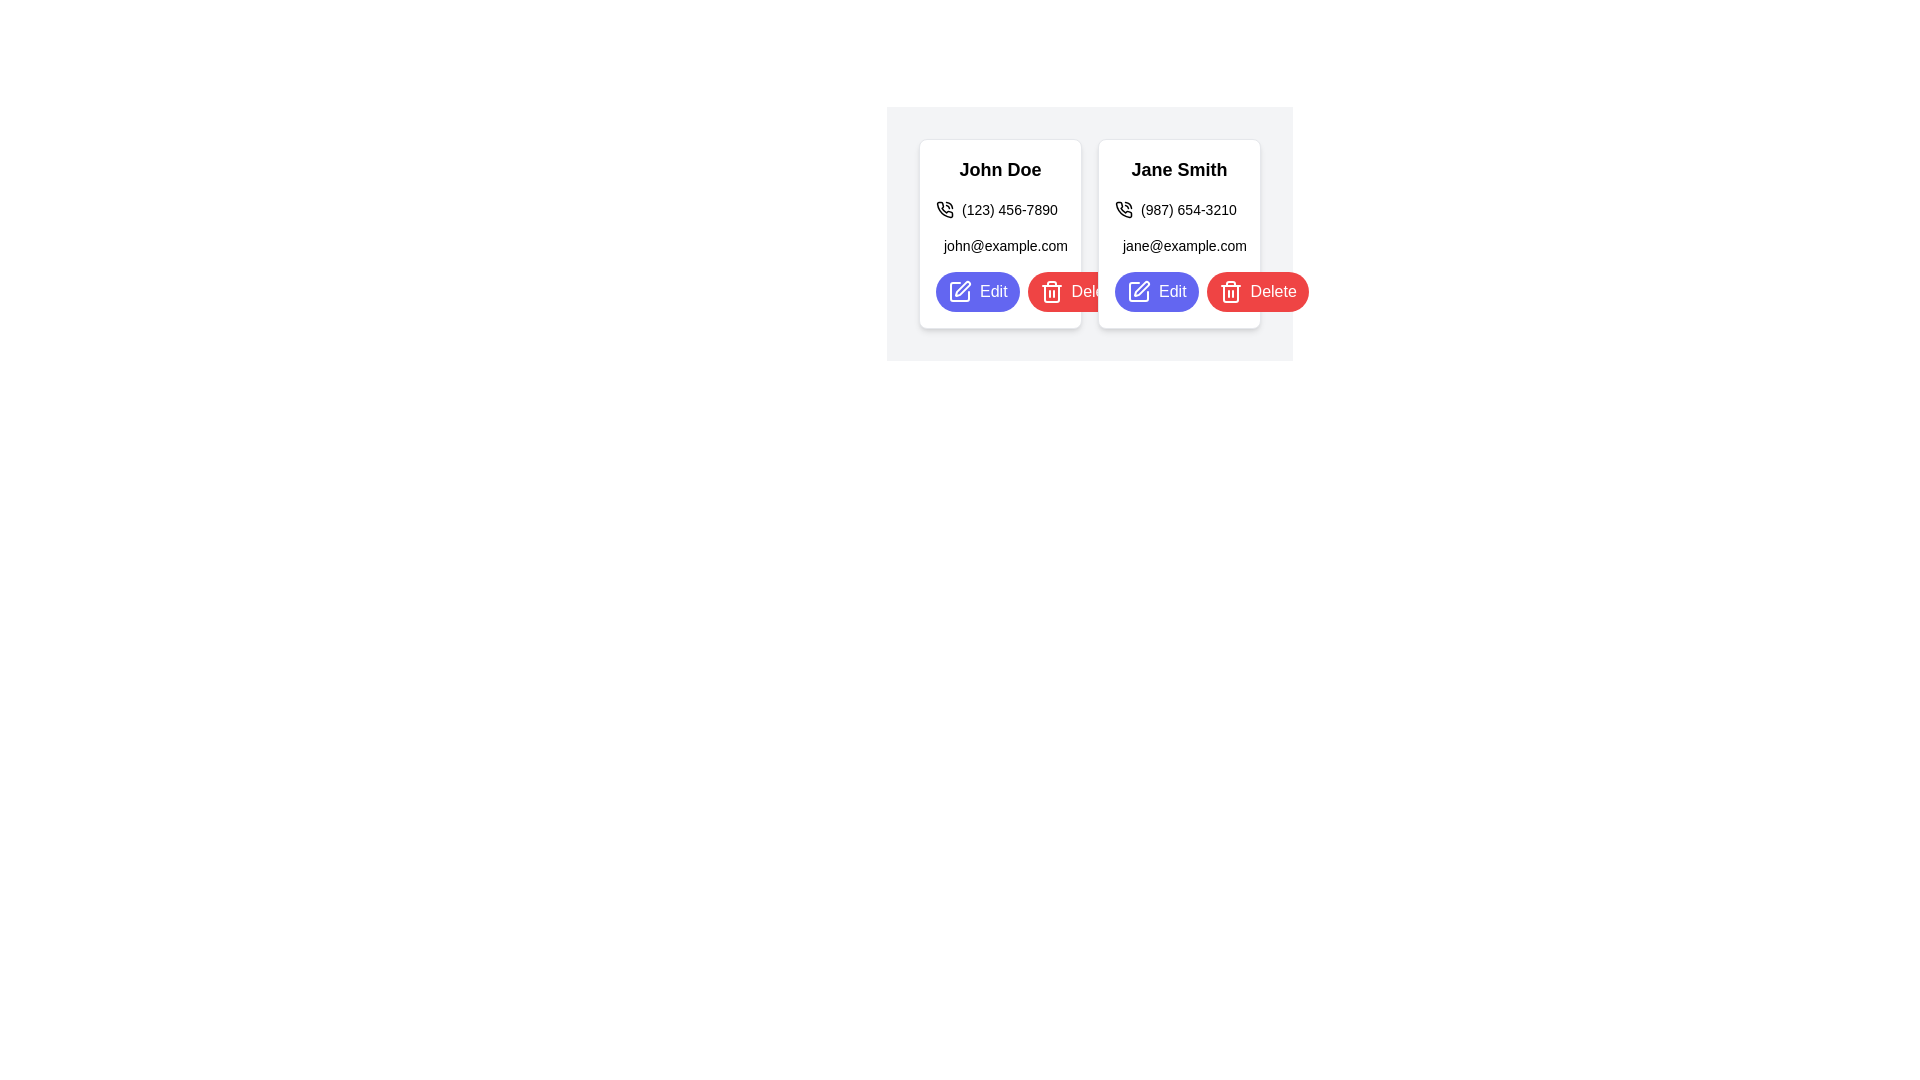 Image resolution: width=1920 pixels, height=1080 pixels. I want to click on the trash bin icon, which is styled with a red fill and white rounded lines, located to the left of the 'Delete' label in a rounded red button, so click(1050, 292).